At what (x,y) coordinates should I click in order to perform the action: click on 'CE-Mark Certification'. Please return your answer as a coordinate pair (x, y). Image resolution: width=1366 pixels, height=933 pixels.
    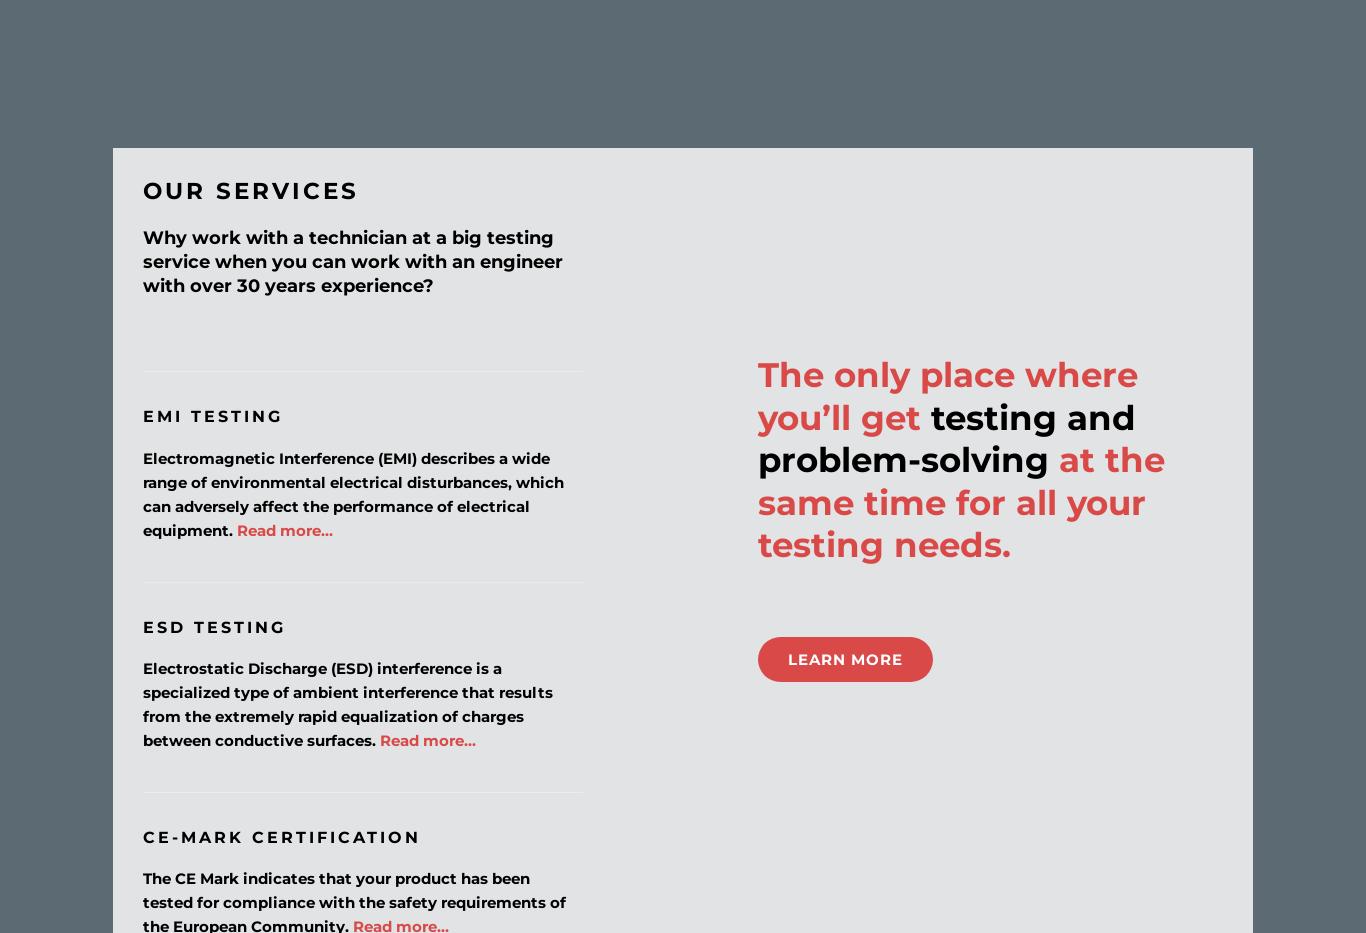
    Looking at the image, I should click on (281, 835).